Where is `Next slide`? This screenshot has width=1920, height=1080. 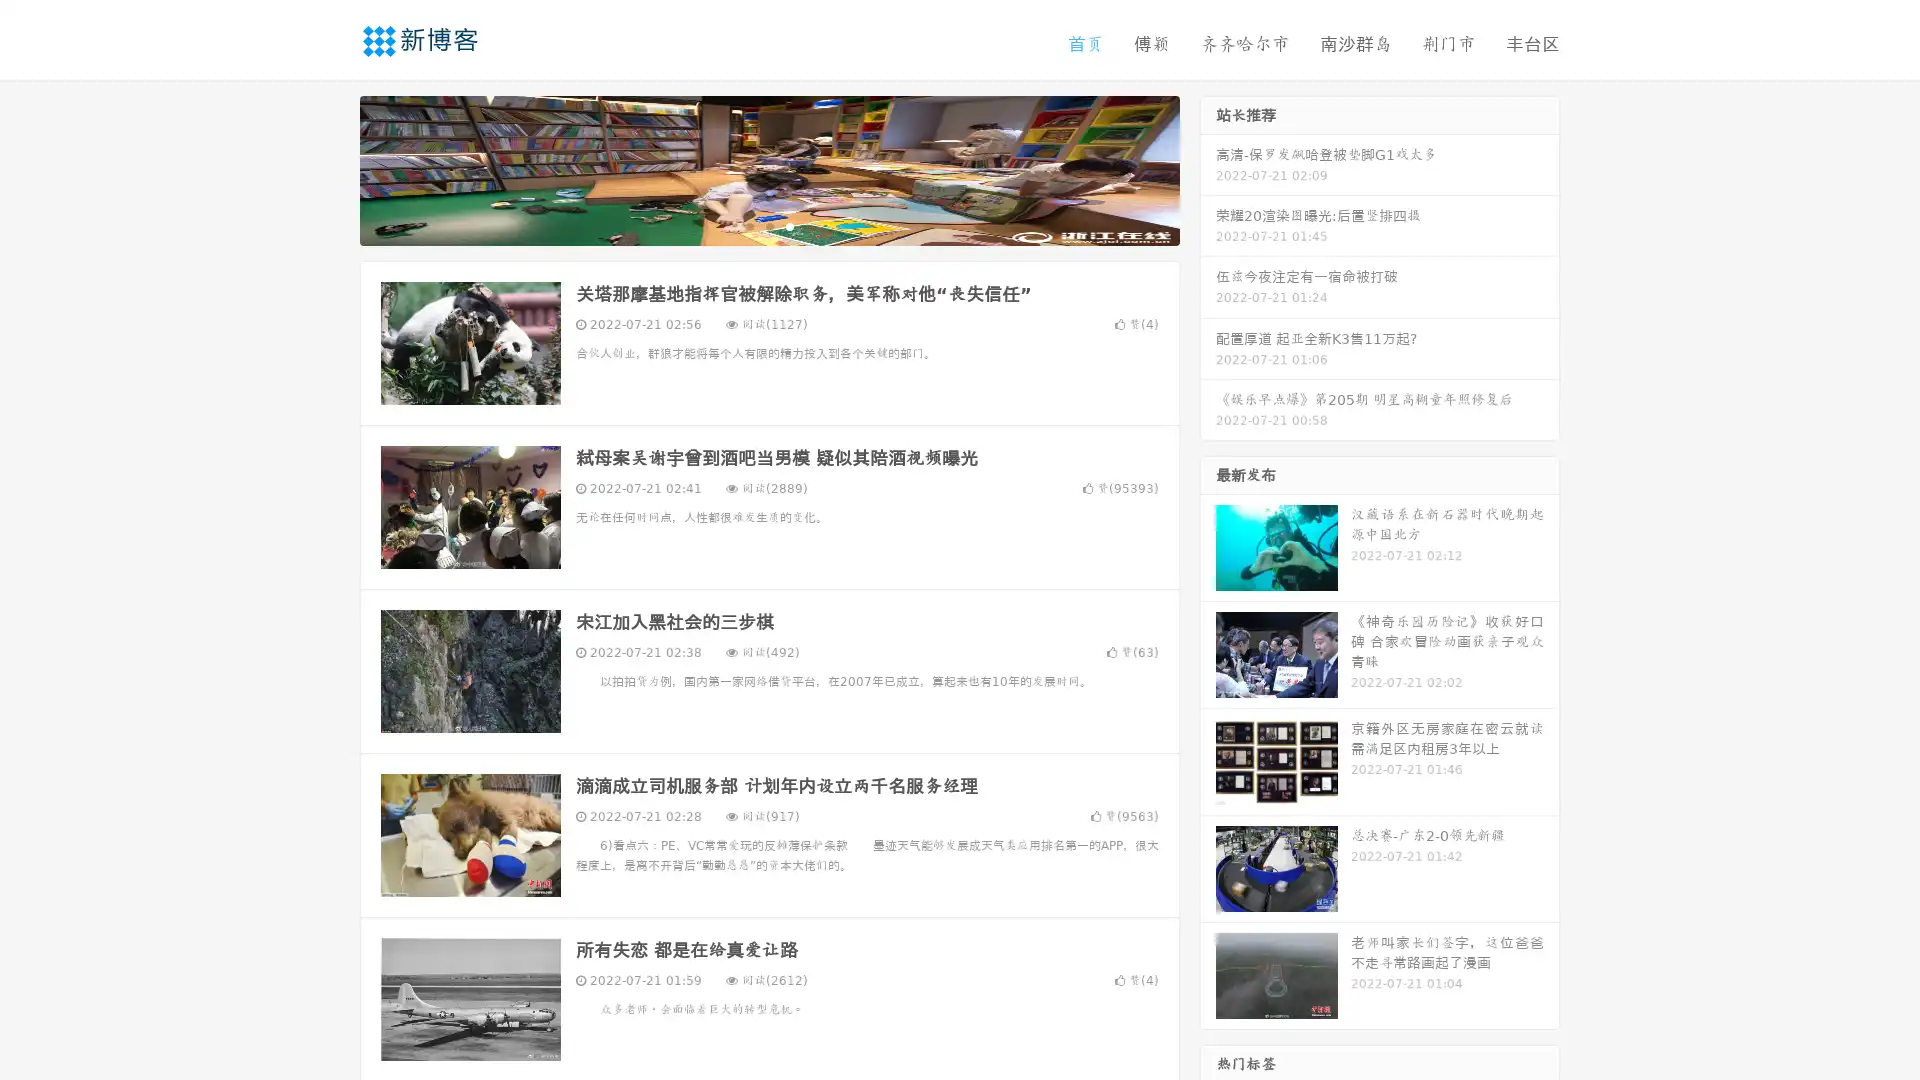 Next slide is located at coordinates (1208, 168).